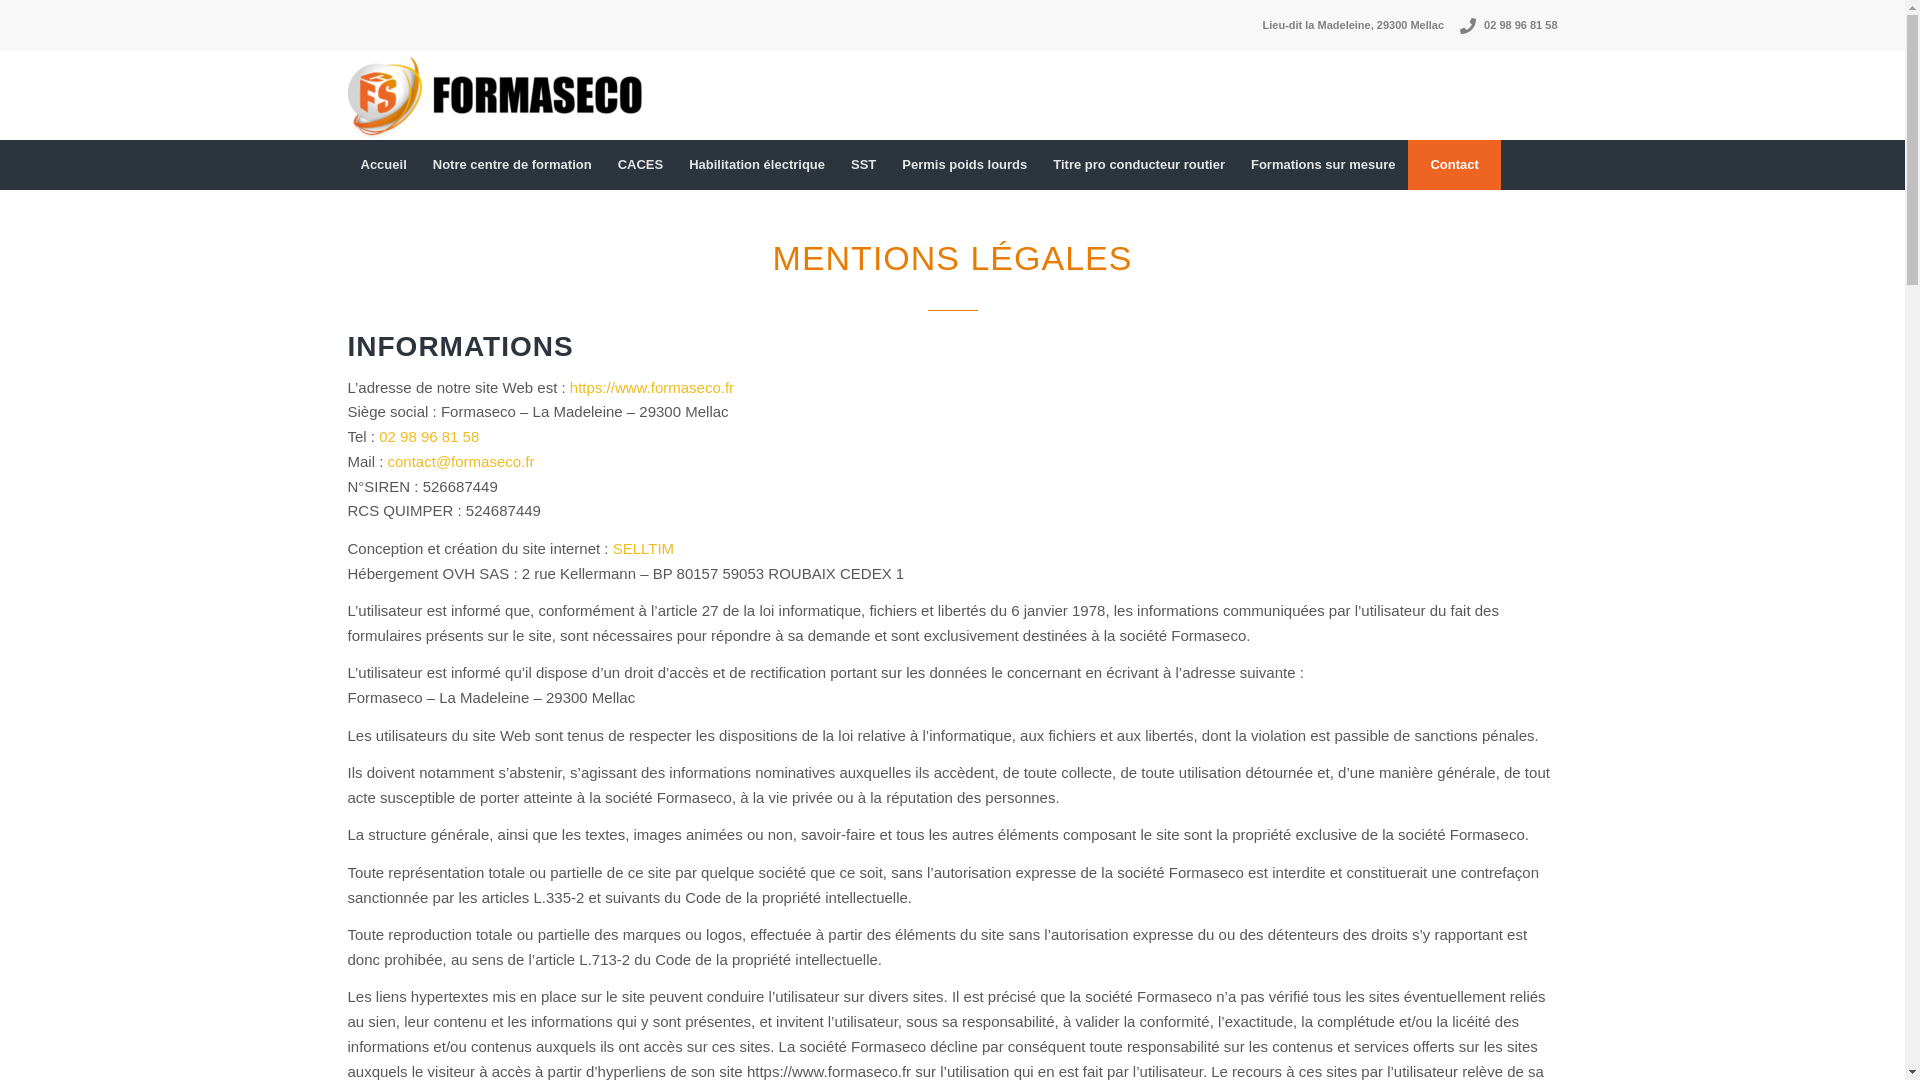 The width and height of the screenshot is (1920, 1080). Describe the element at coordinates (964, 164) in the screenshot. I see `'Permis poids lourds'` at that location.